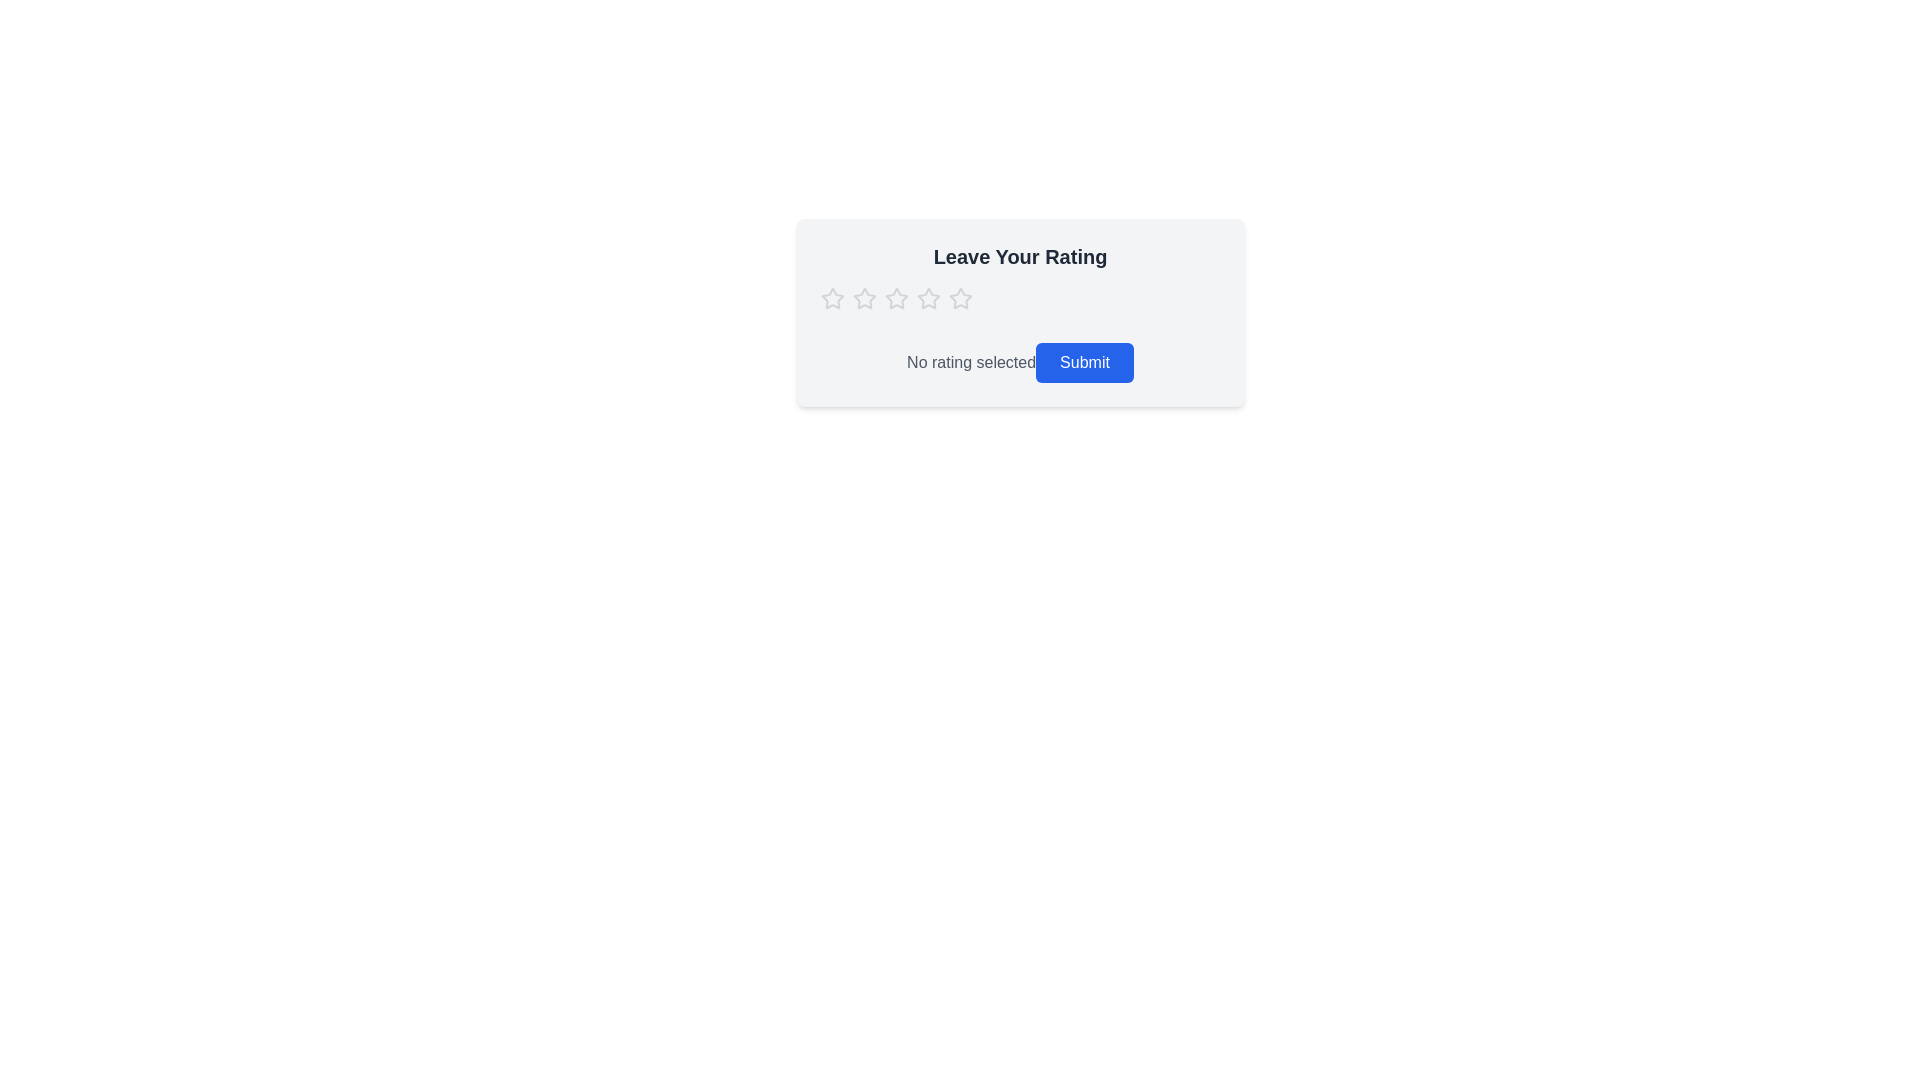  I want to click on the first star-shaped rating icon, which represents the one-star rating option in the 'Leave Your Rating' interface panel, so click(864, 298).